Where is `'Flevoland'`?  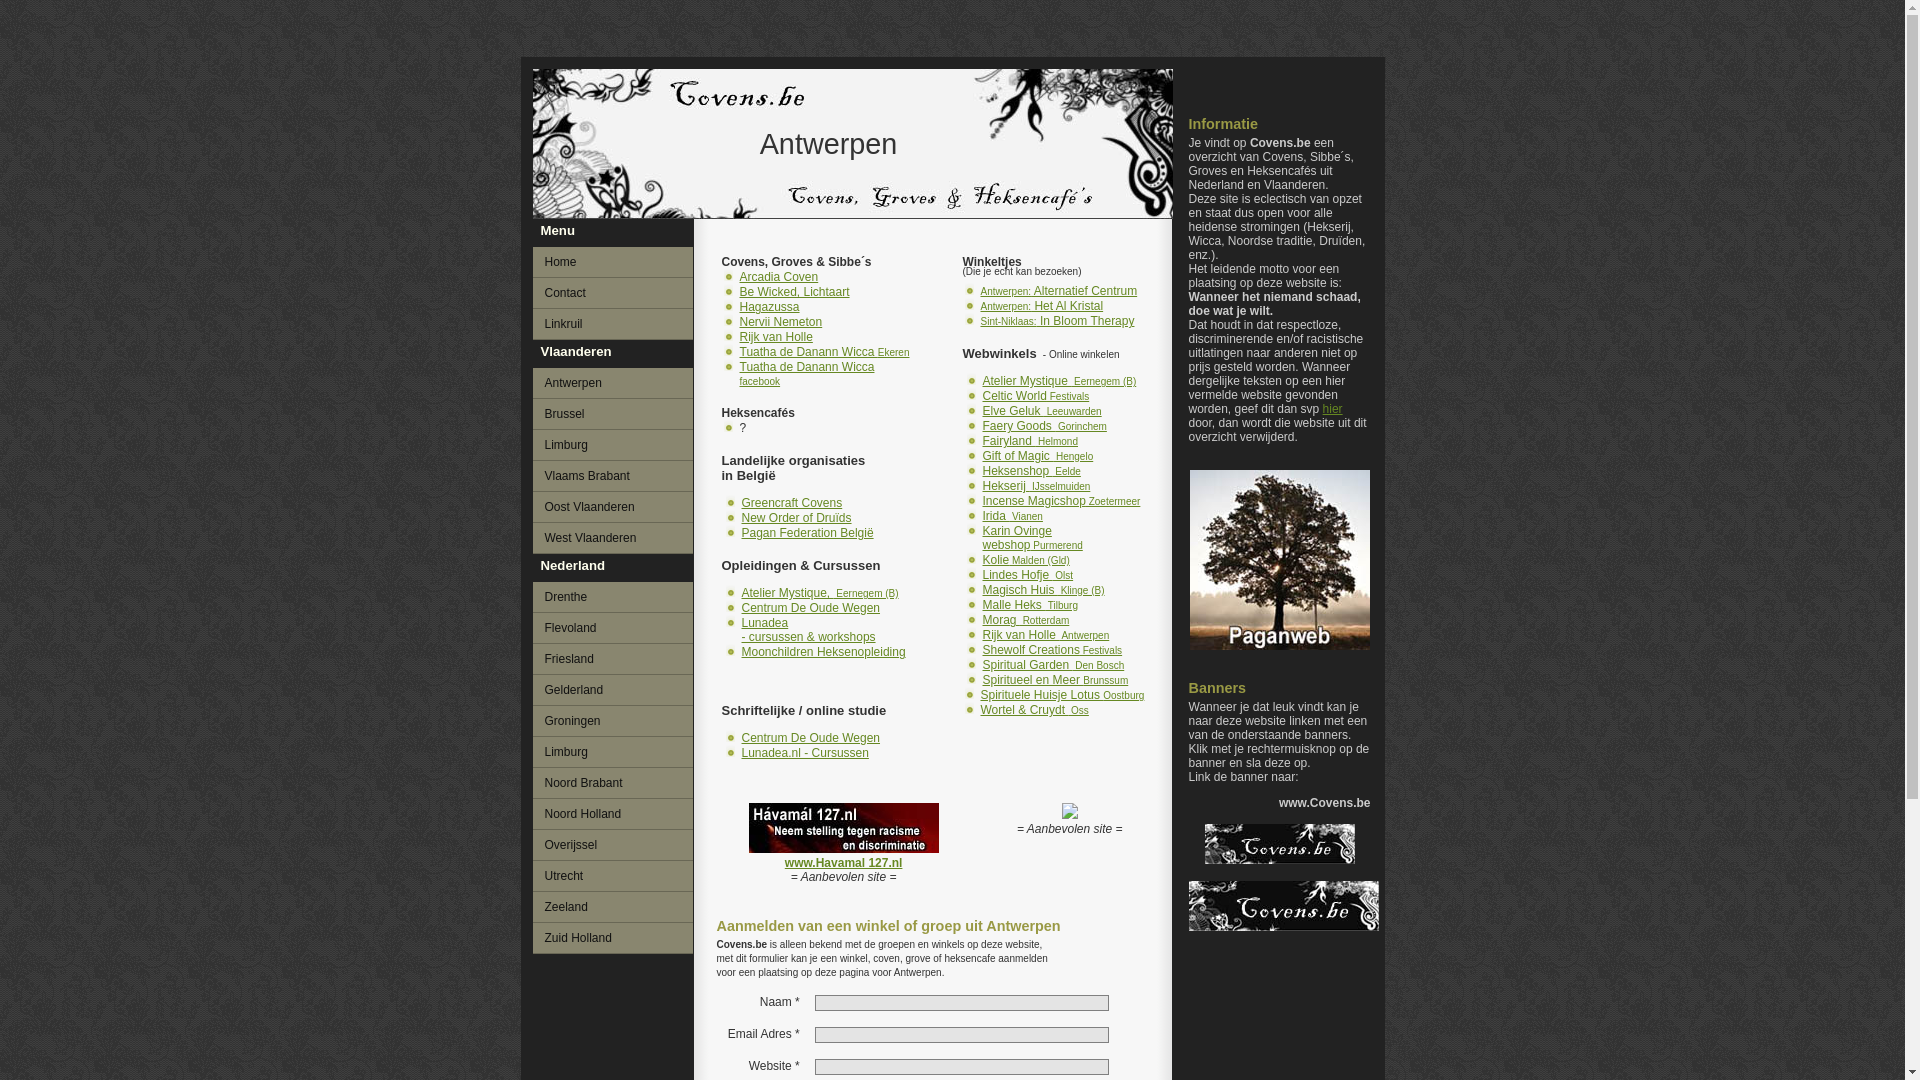
'Flevoland' is located at coordinates (610, 627).